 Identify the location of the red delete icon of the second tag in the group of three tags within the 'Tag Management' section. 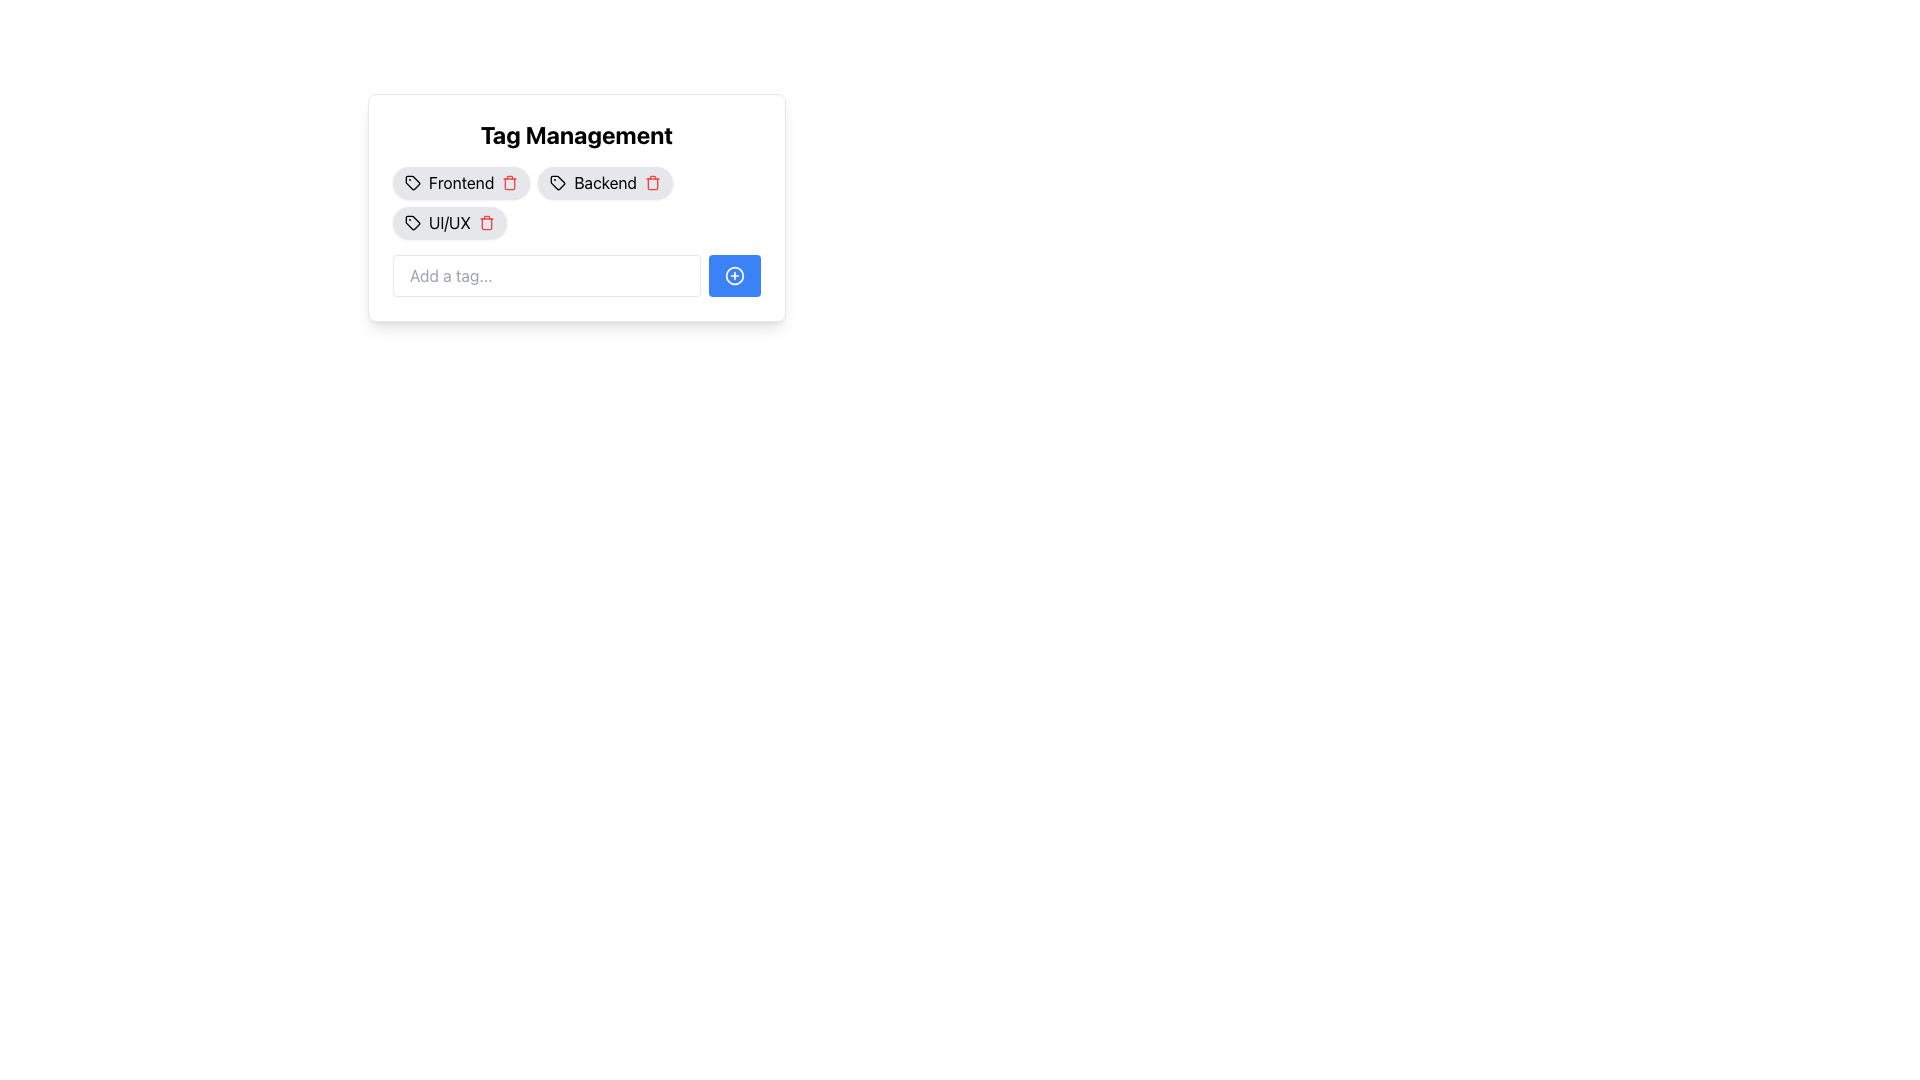
(575, 203).